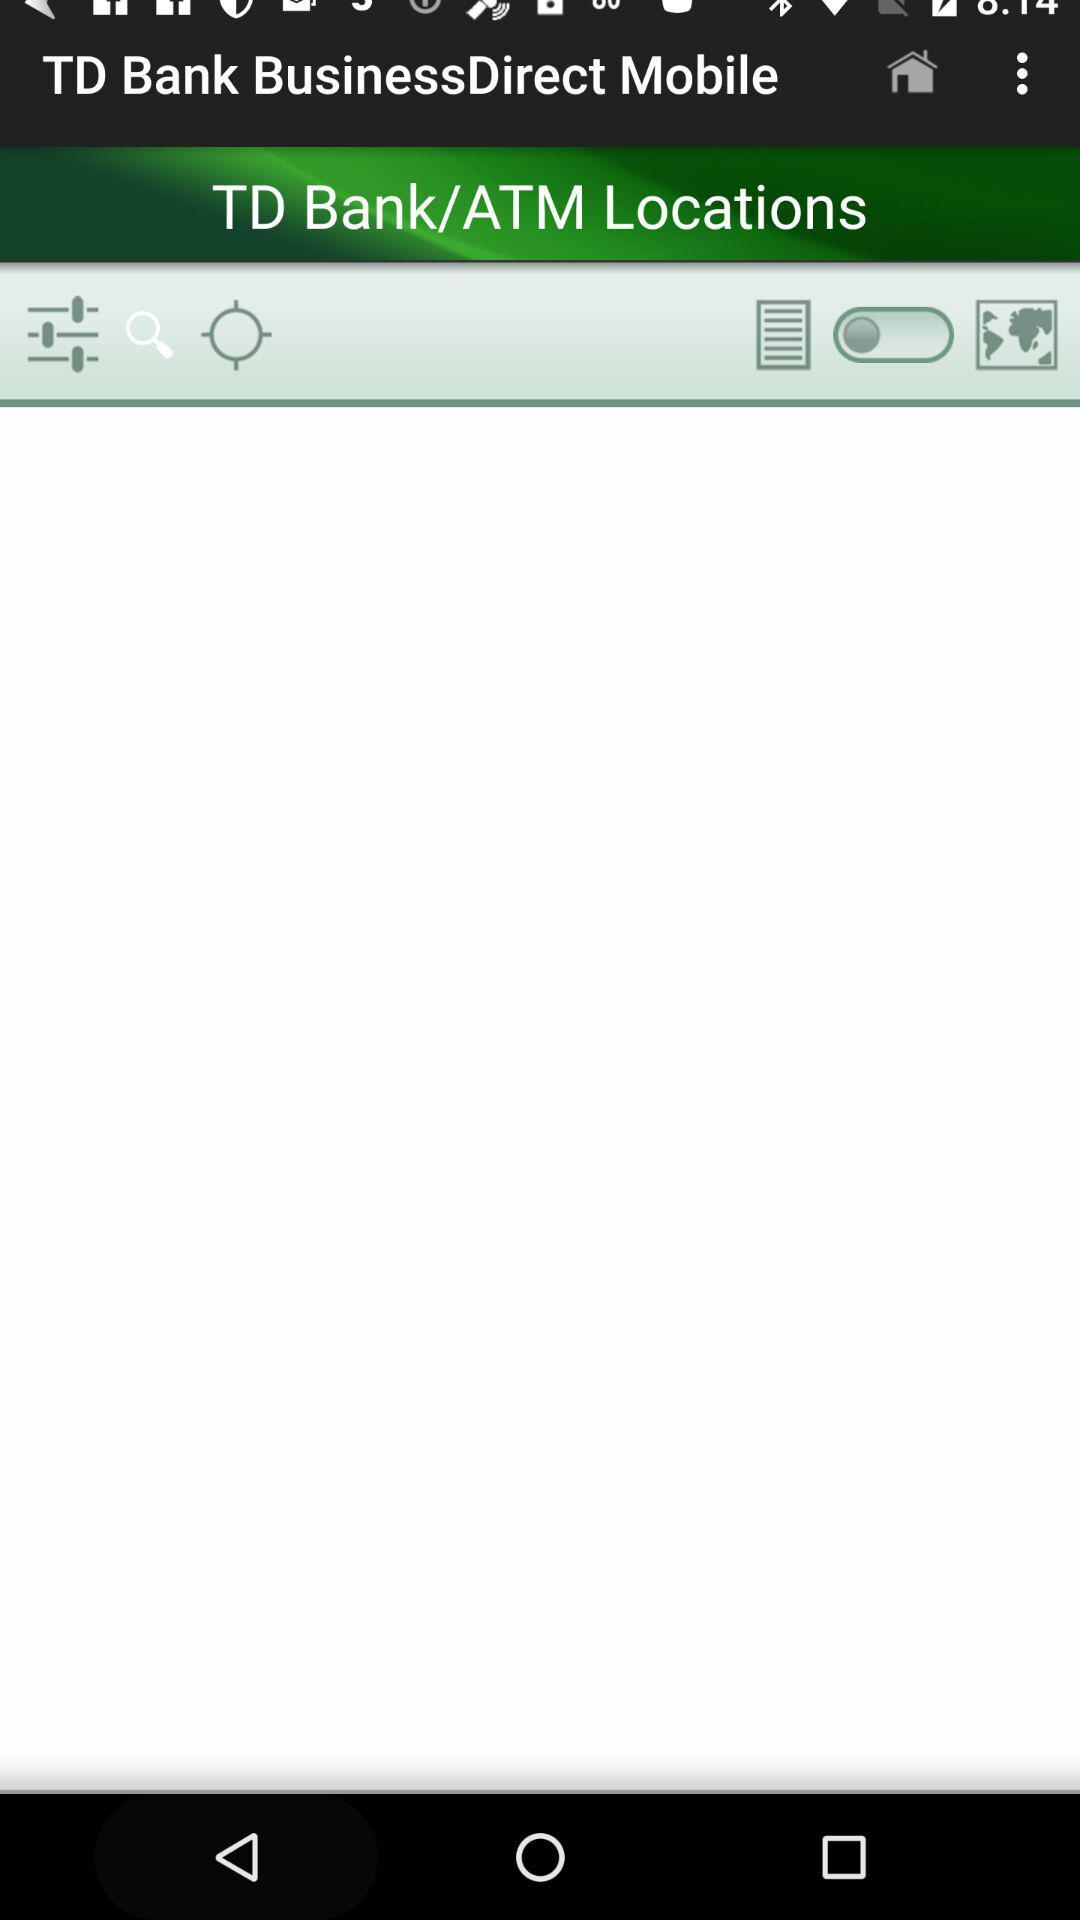  What do you see at coordinates (911, 73) in the screenshot?
I see `app next to td bank businessdirect item` at bounding box center [911, 73].